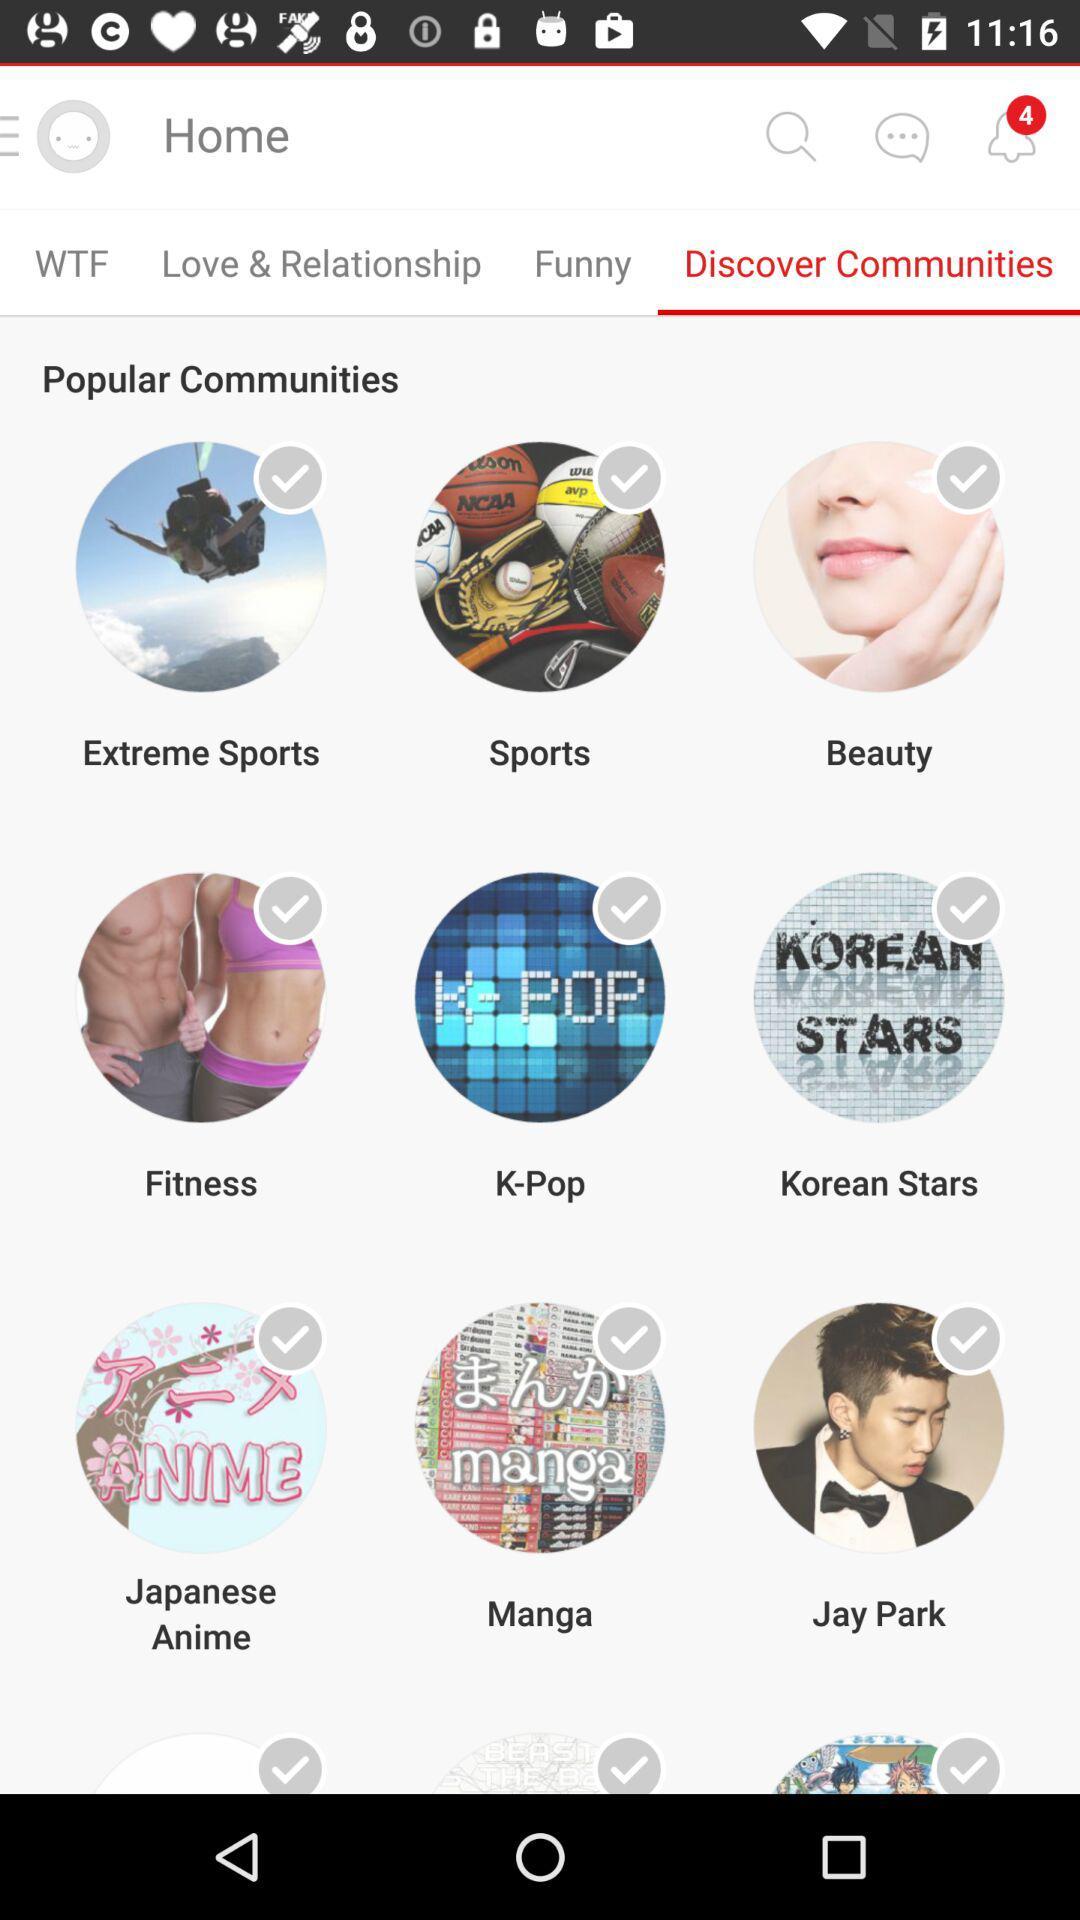 This screenshot has height=1920, width=1080. What do you see at coordinates (628, 1338) in the screenshot?
I see `selection` at bounding box center [628, 1338].